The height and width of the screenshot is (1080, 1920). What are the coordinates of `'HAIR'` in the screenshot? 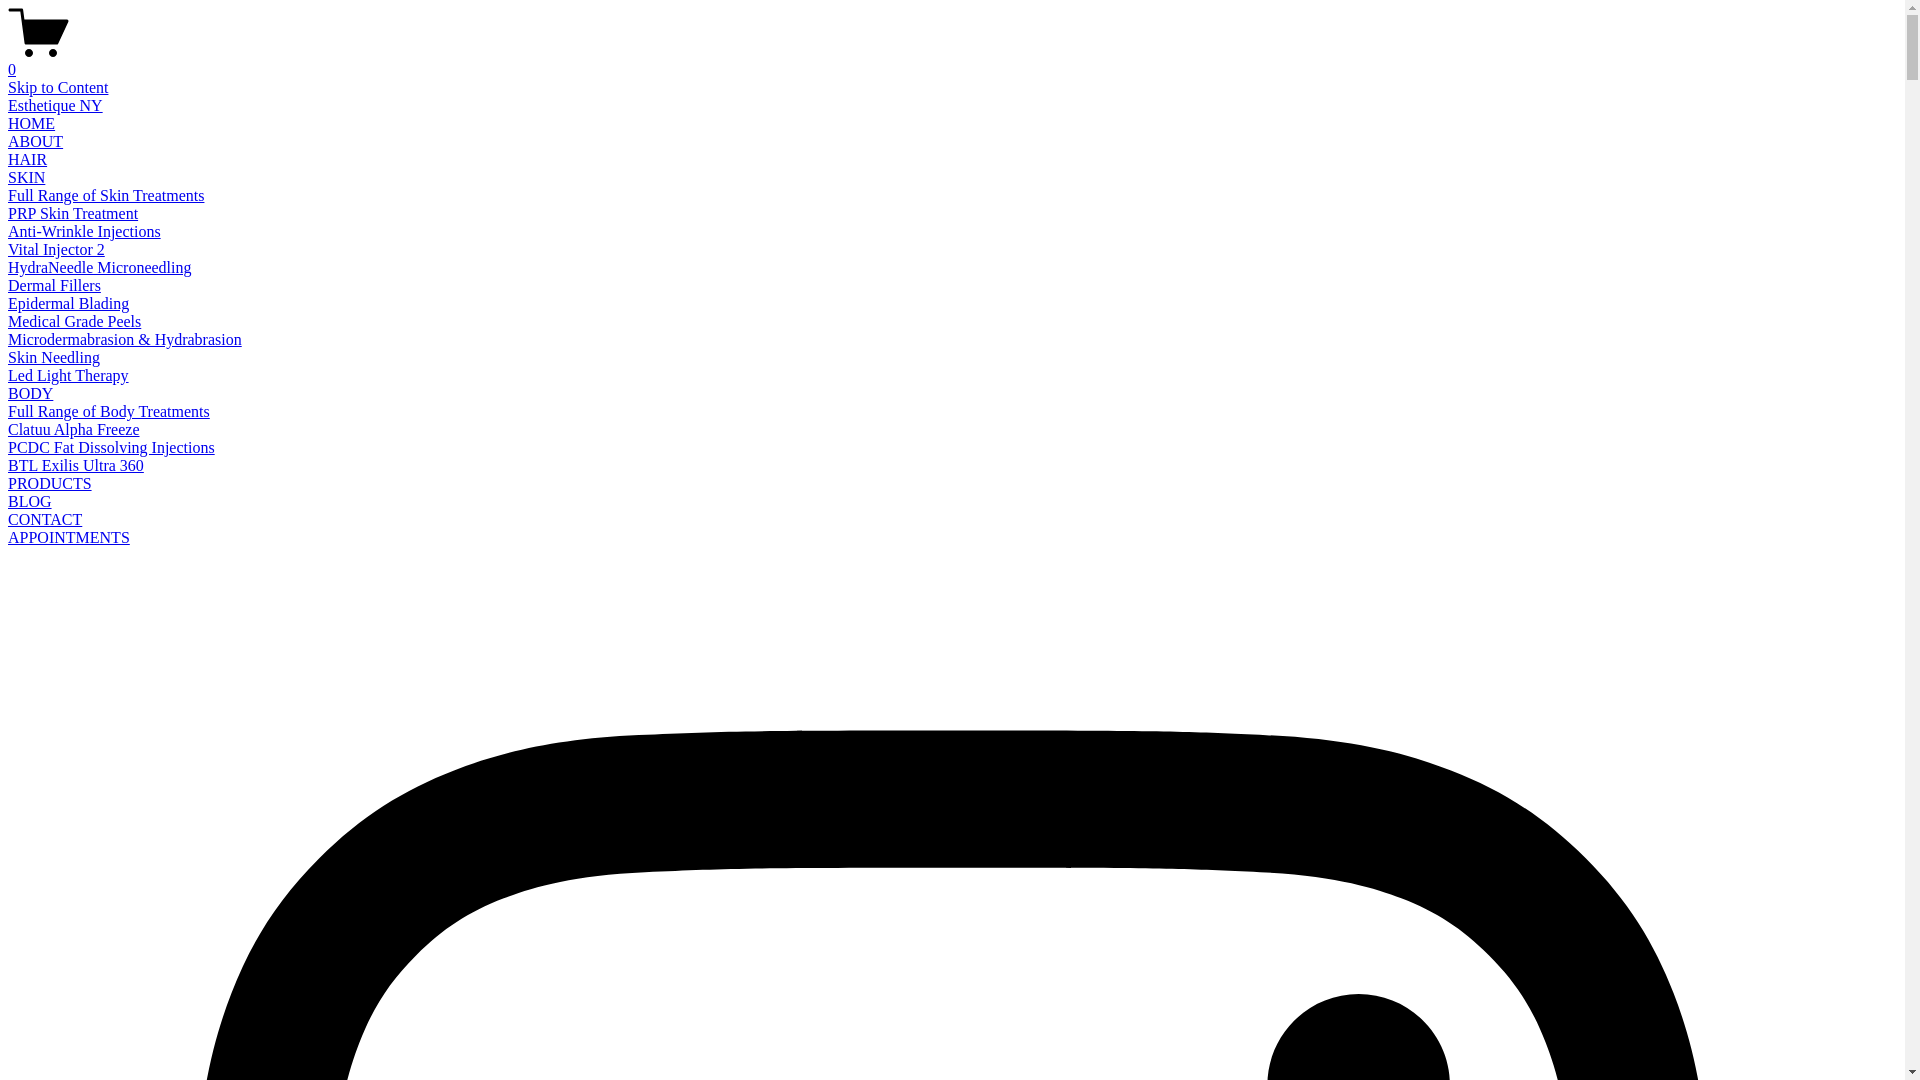 It's located at (27, 158).